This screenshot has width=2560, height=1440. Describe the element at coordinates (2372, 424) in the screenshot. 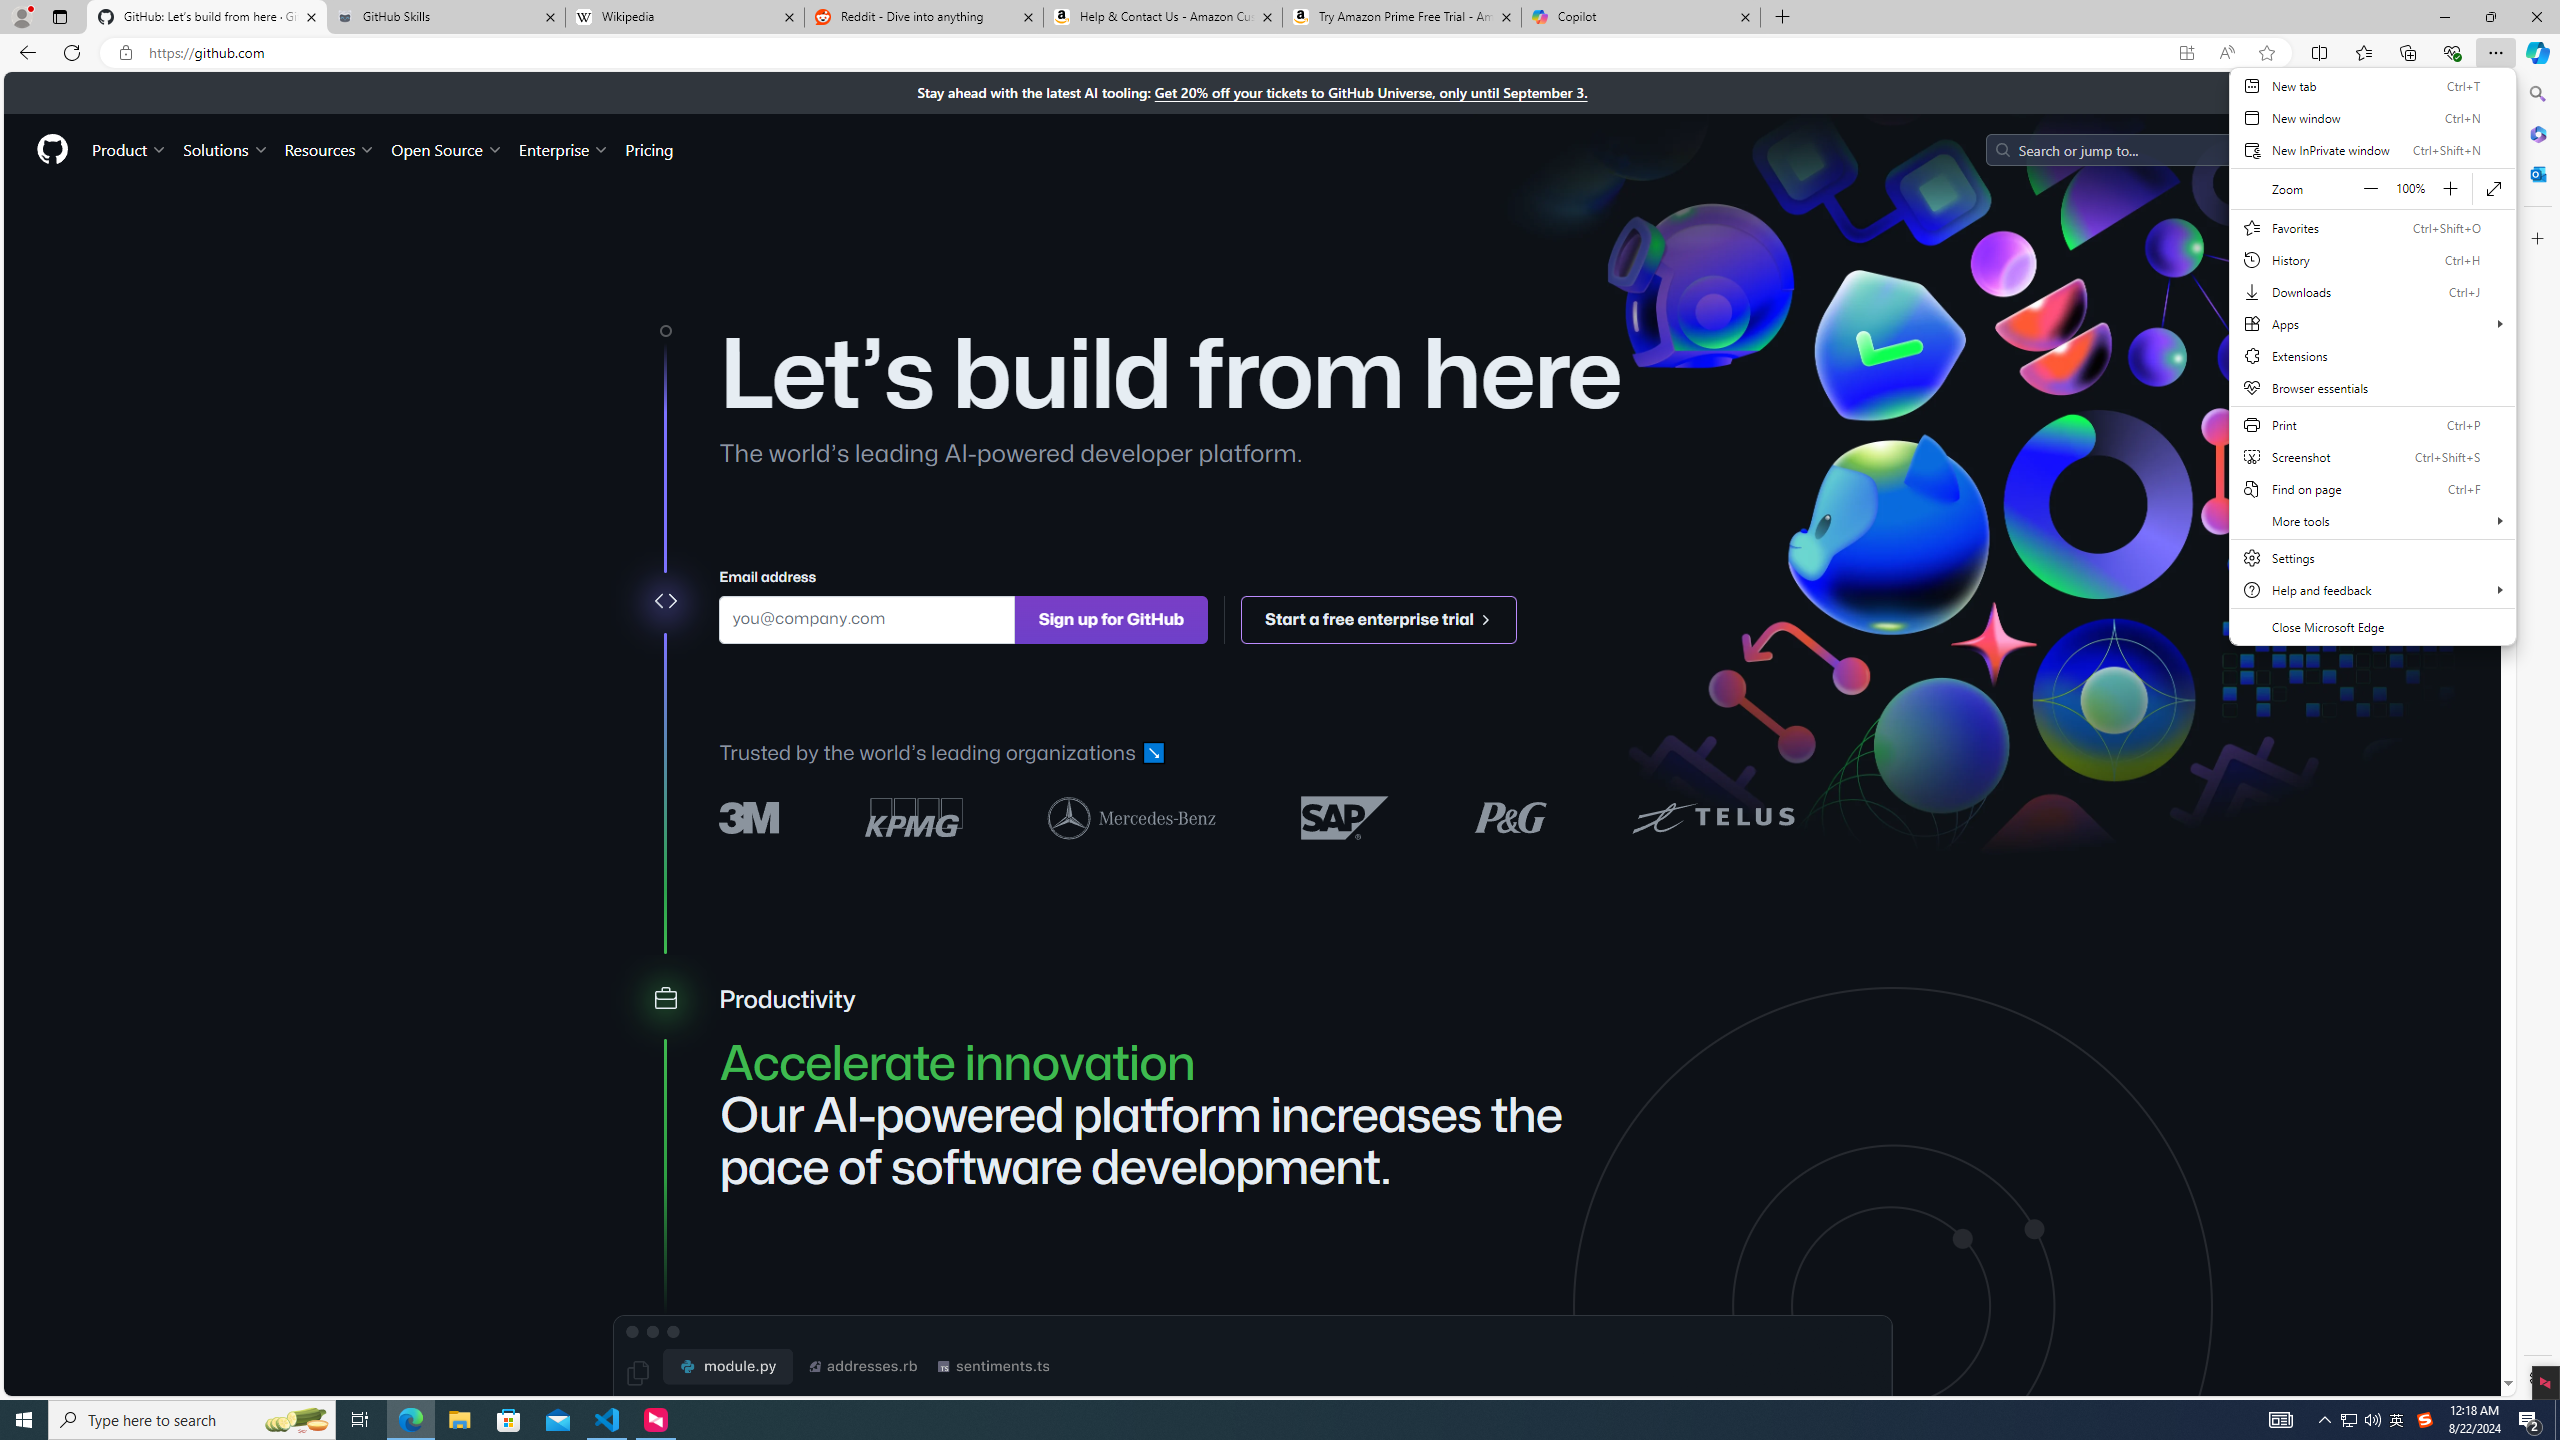

I see `'Print'` at that location.